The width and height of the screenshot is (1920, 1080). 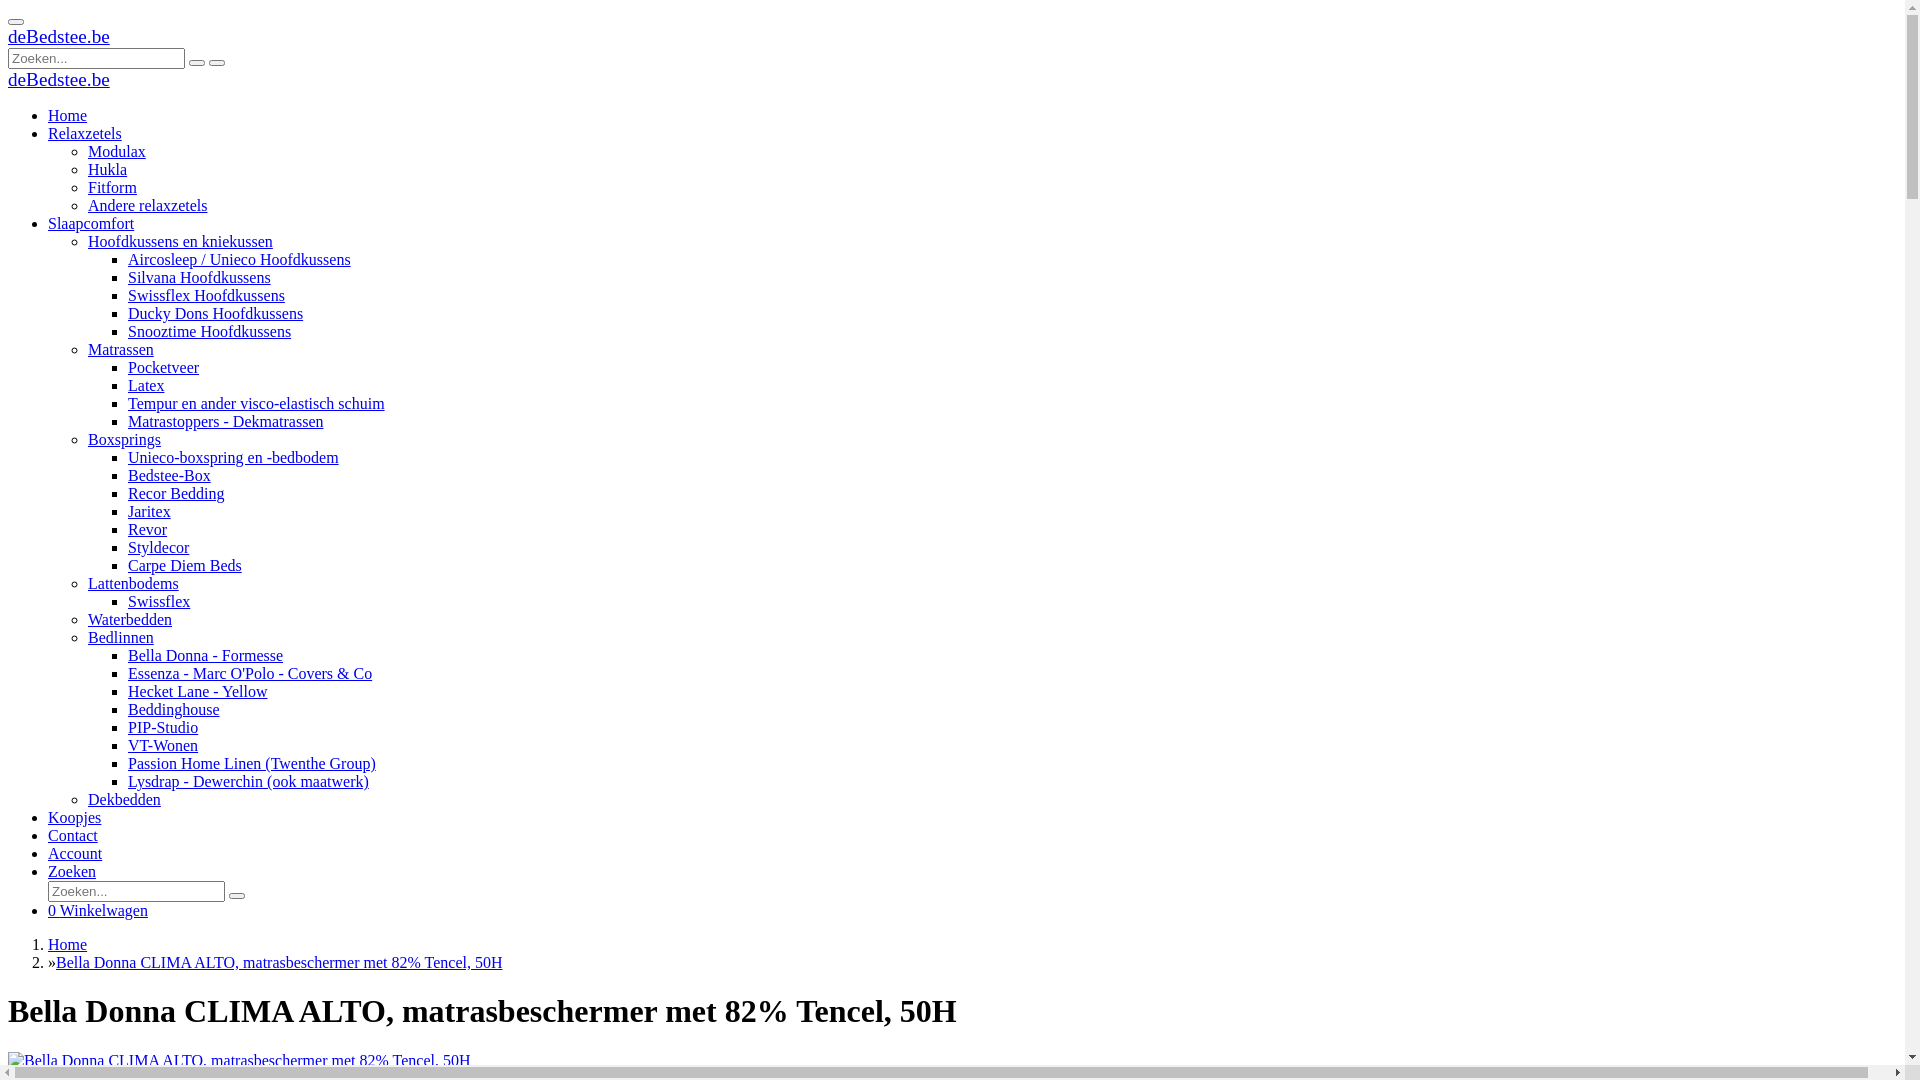 What do you see at coordinates (239, 258) in the screenshot?
I see `'Aircosleep / Unieco Hoofdkussens'` at bounding box center [239, 258].